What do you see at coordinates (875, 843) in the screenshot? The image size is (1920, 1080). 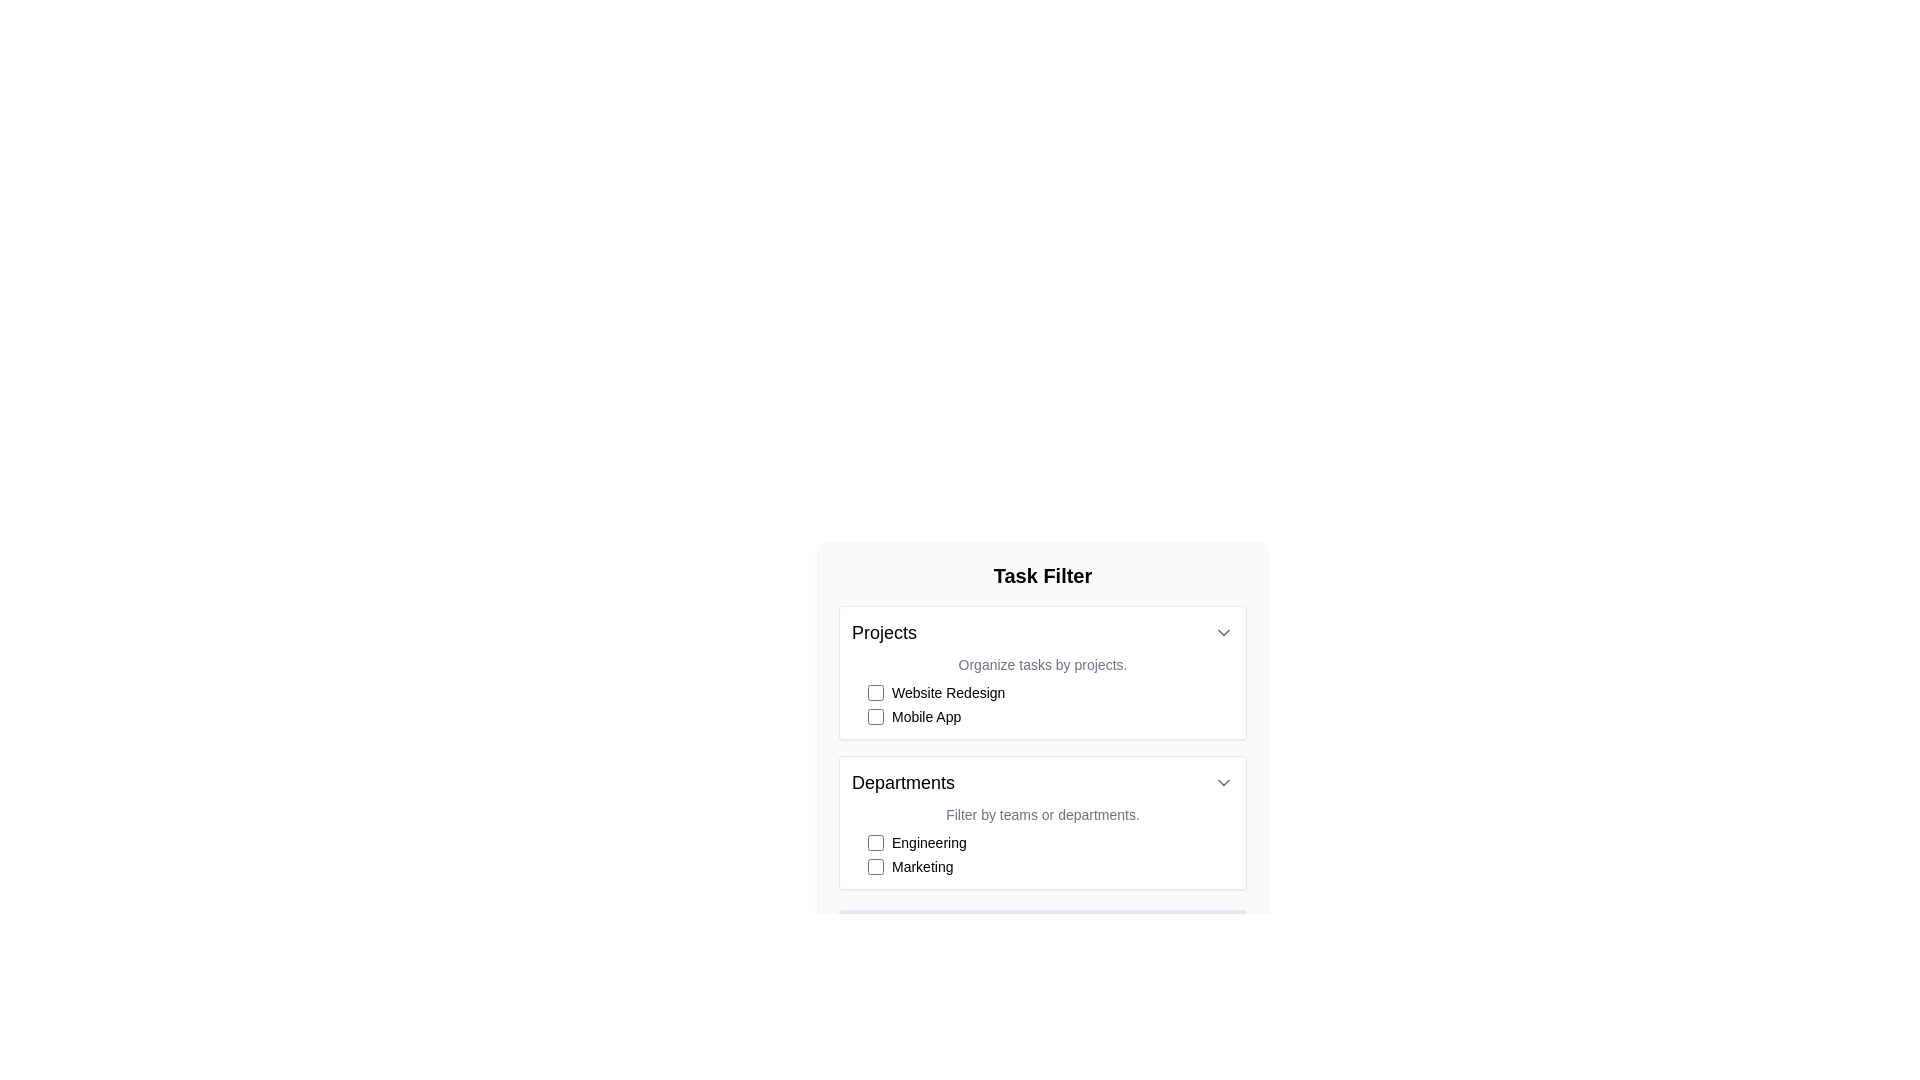 I see `the small square checkbox with a blue border located in the 'Departments' section` at bounding box center [875, 843].